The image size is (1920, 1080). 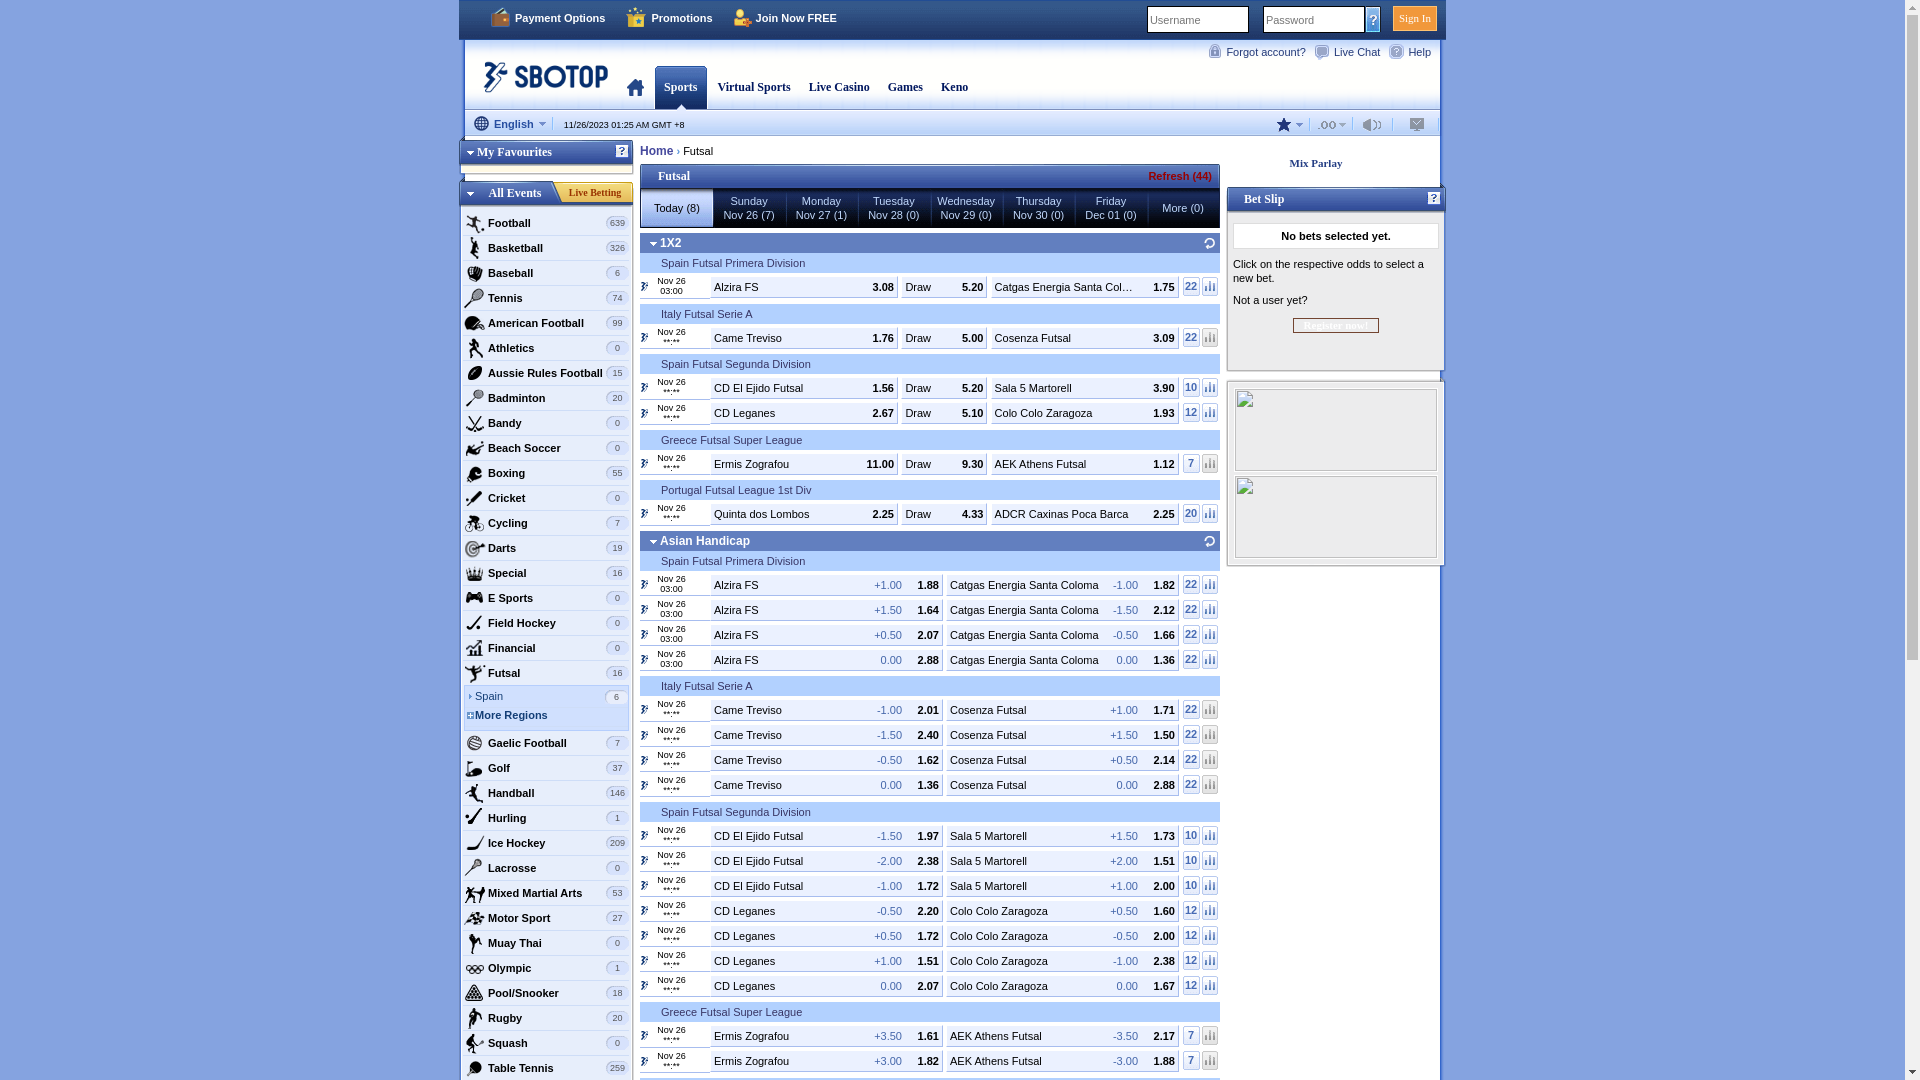 What do you see at coordinates (784, 18) in the screenshot?
I see `'Join Now FREE'` at bounding box center [784, 18].